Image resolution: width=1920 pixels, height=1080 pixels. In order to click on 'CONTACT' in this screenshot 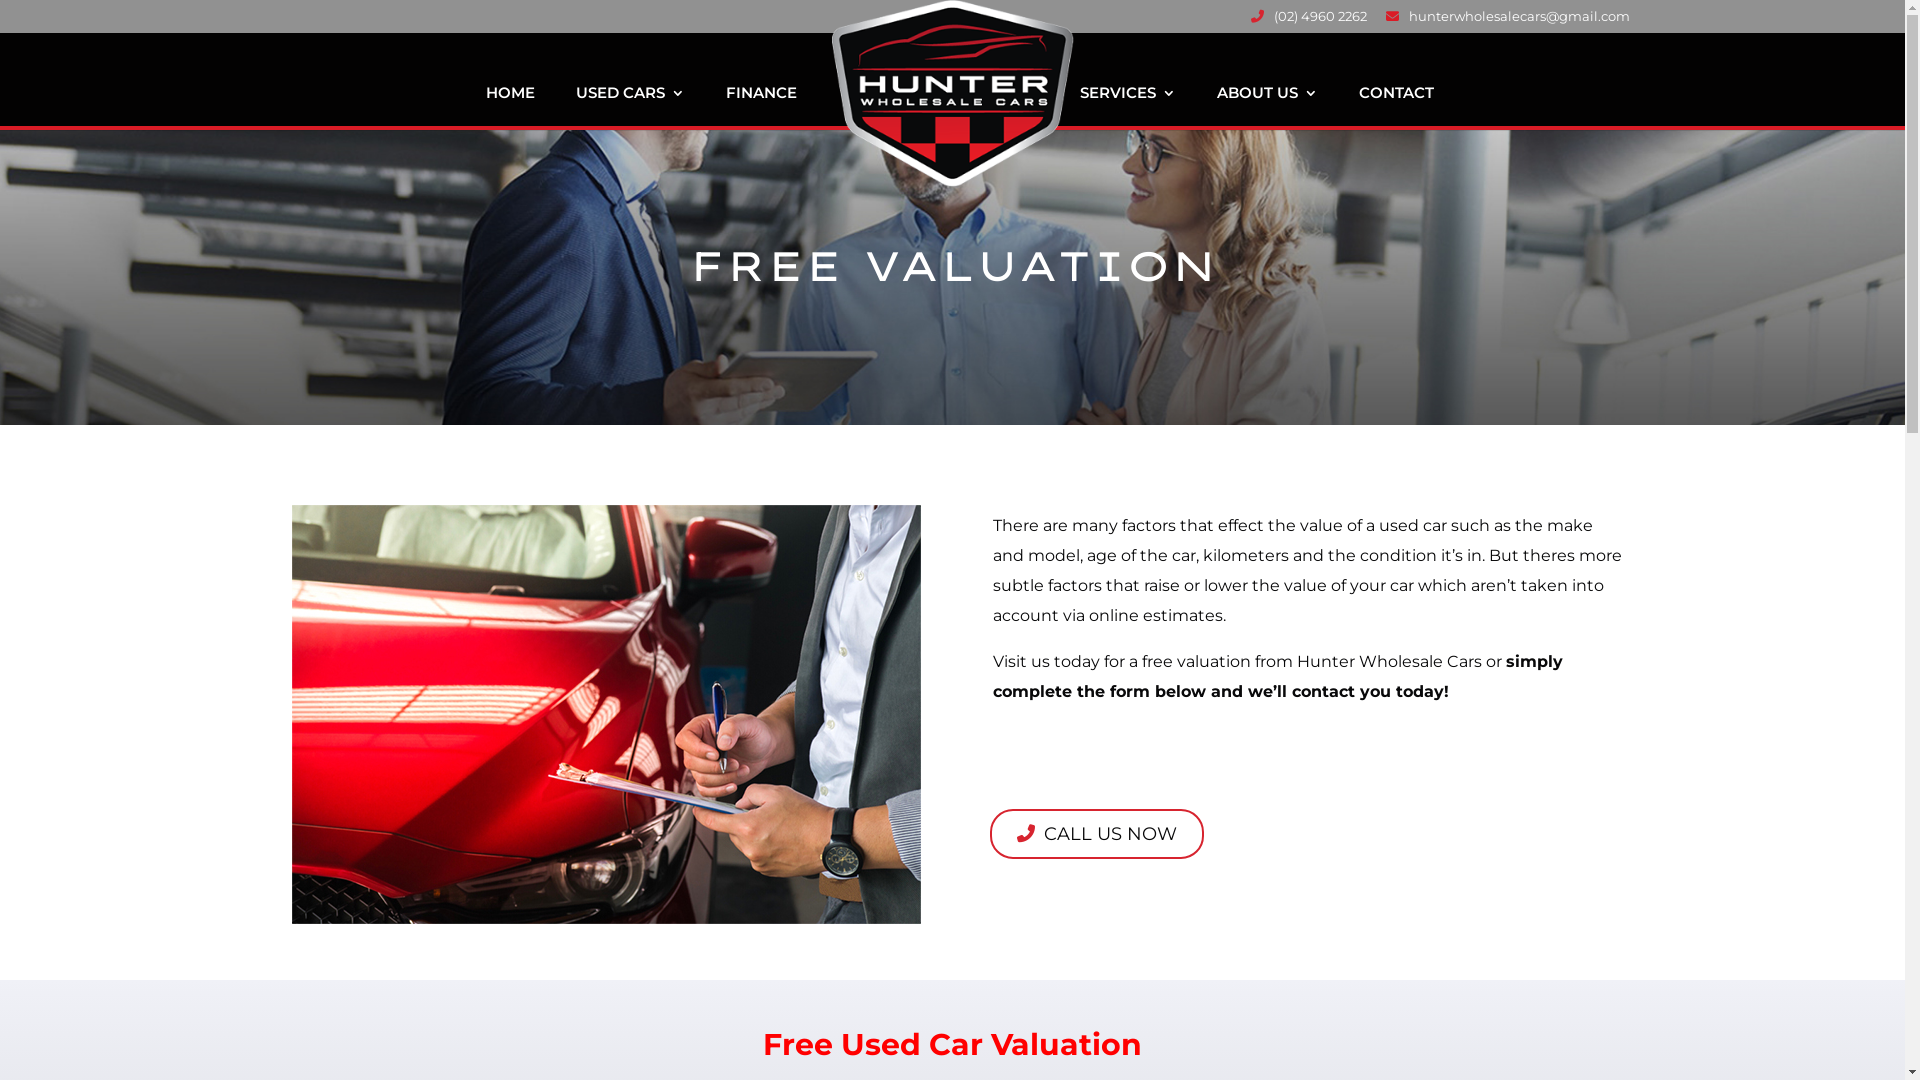, I will do `click(1394, 108)`.